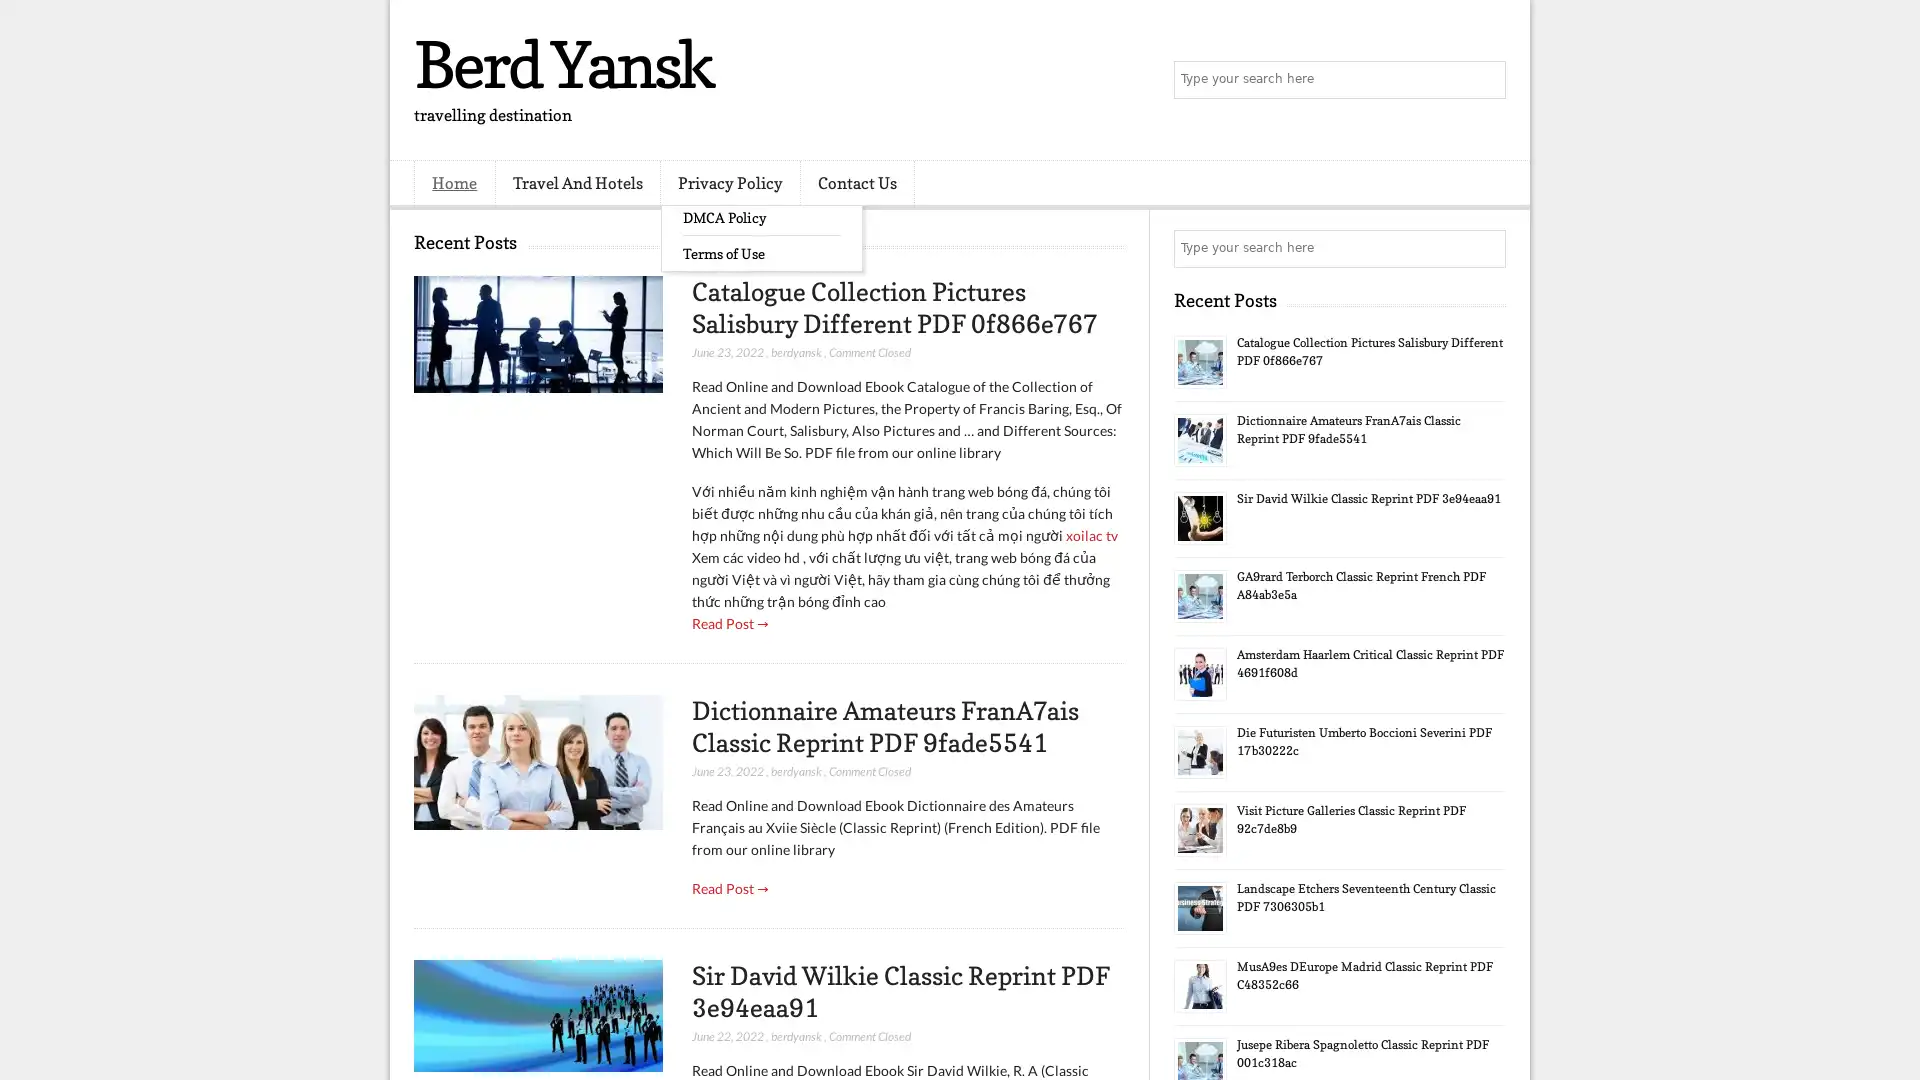  I want to click on Search, so click(1485, 248).